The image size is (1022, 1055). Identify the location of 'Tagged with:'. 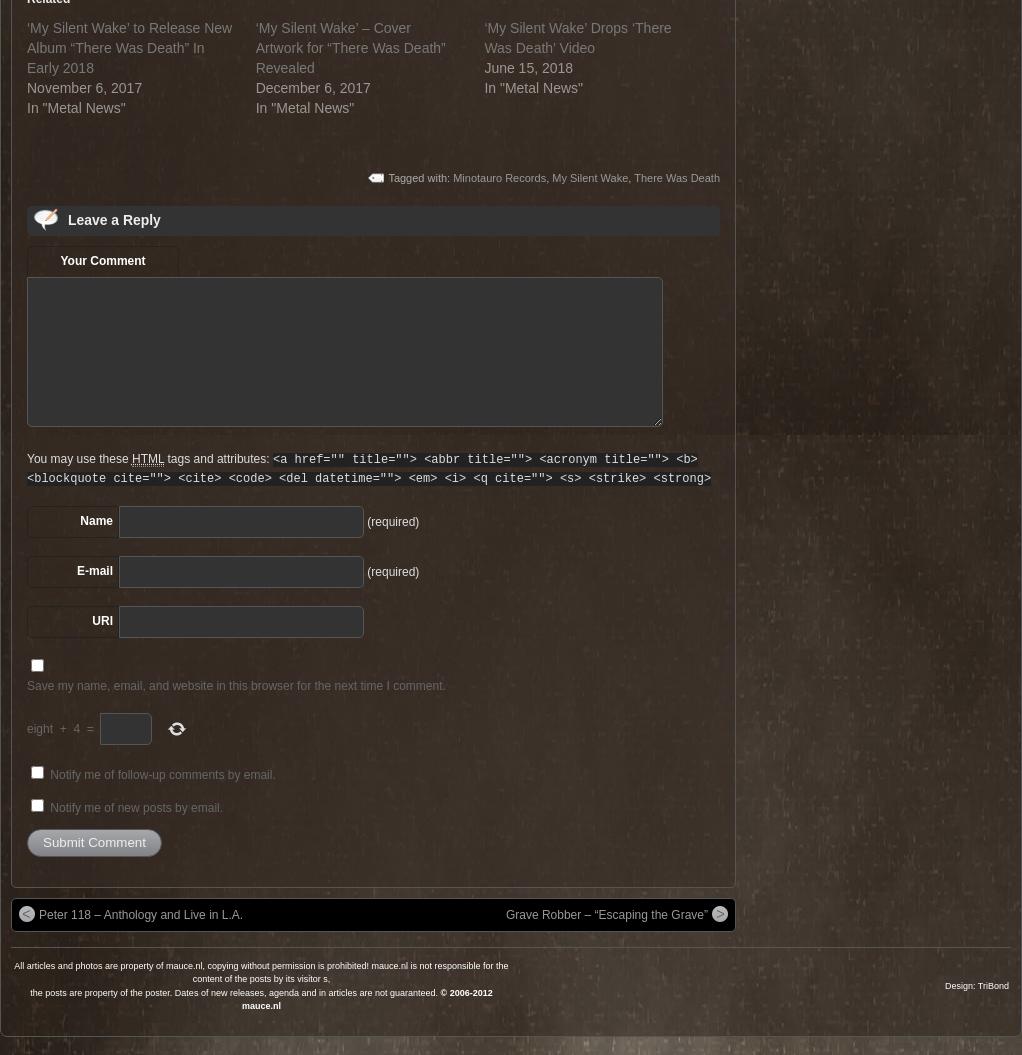
(420, 176).